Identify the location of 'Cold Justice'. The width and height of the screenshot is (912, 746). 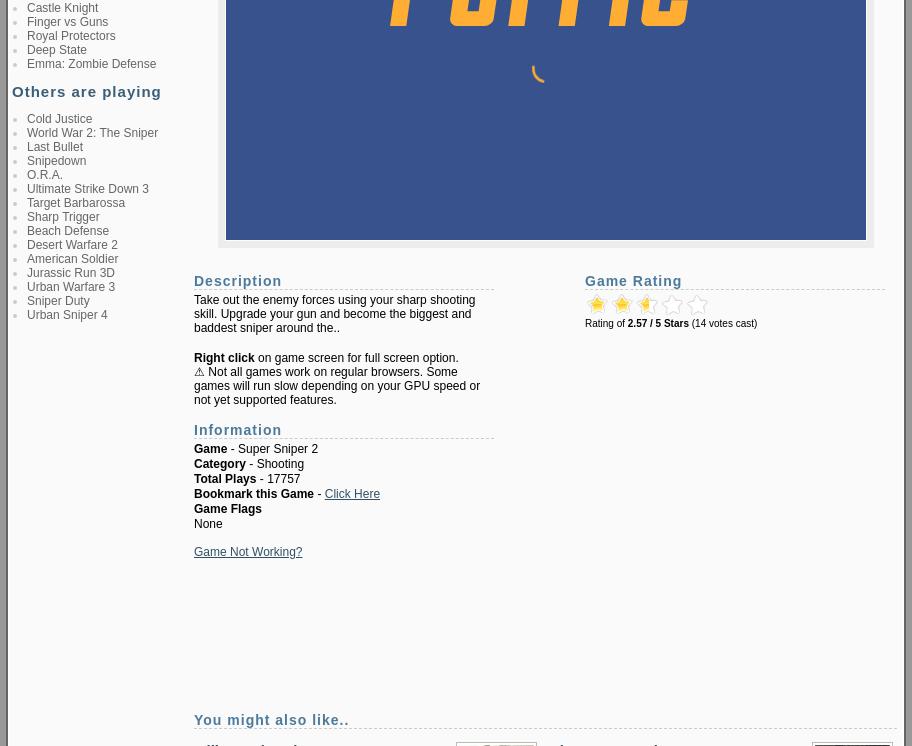
(58, 117).